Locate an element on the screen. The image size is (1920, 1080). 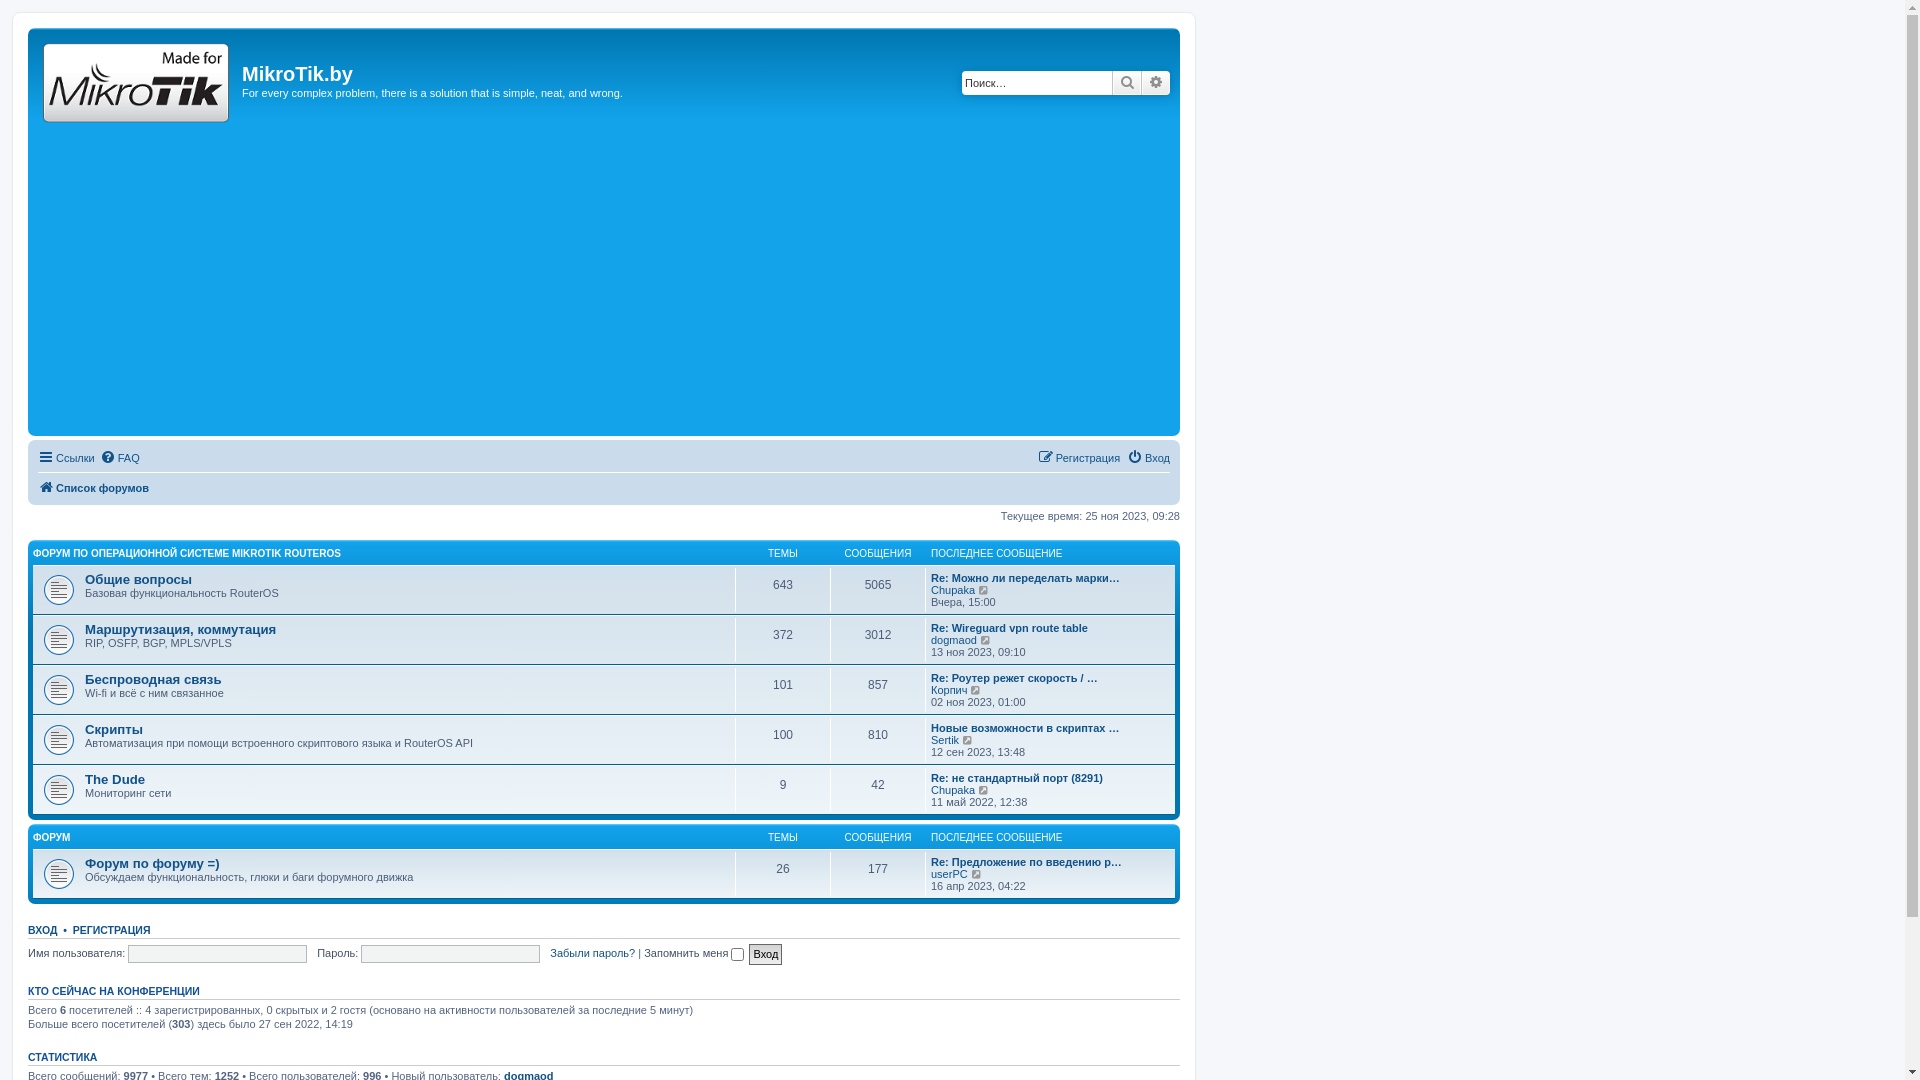
'dogmaod' is located at coordinates (930, 640).